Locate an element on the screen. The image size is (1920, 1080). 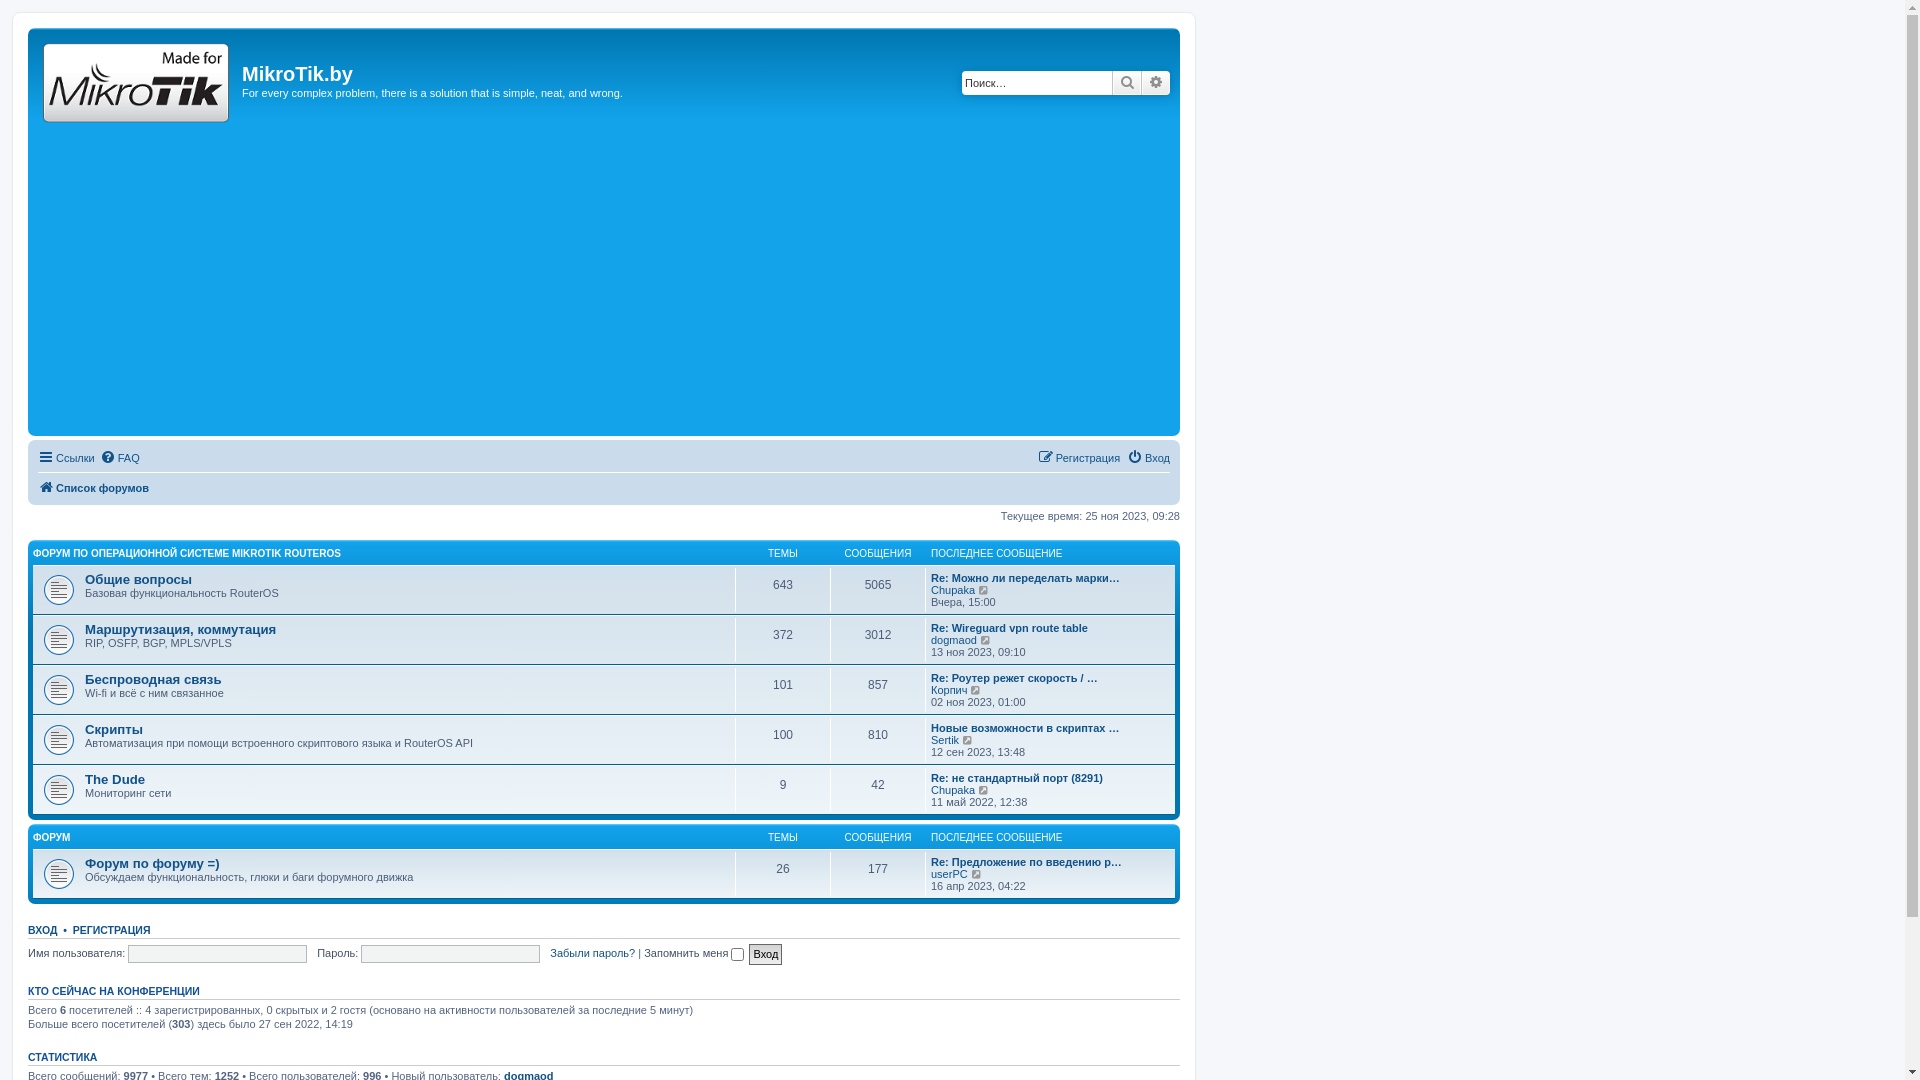
'dogmaod' is located at coordinates (930, 640).